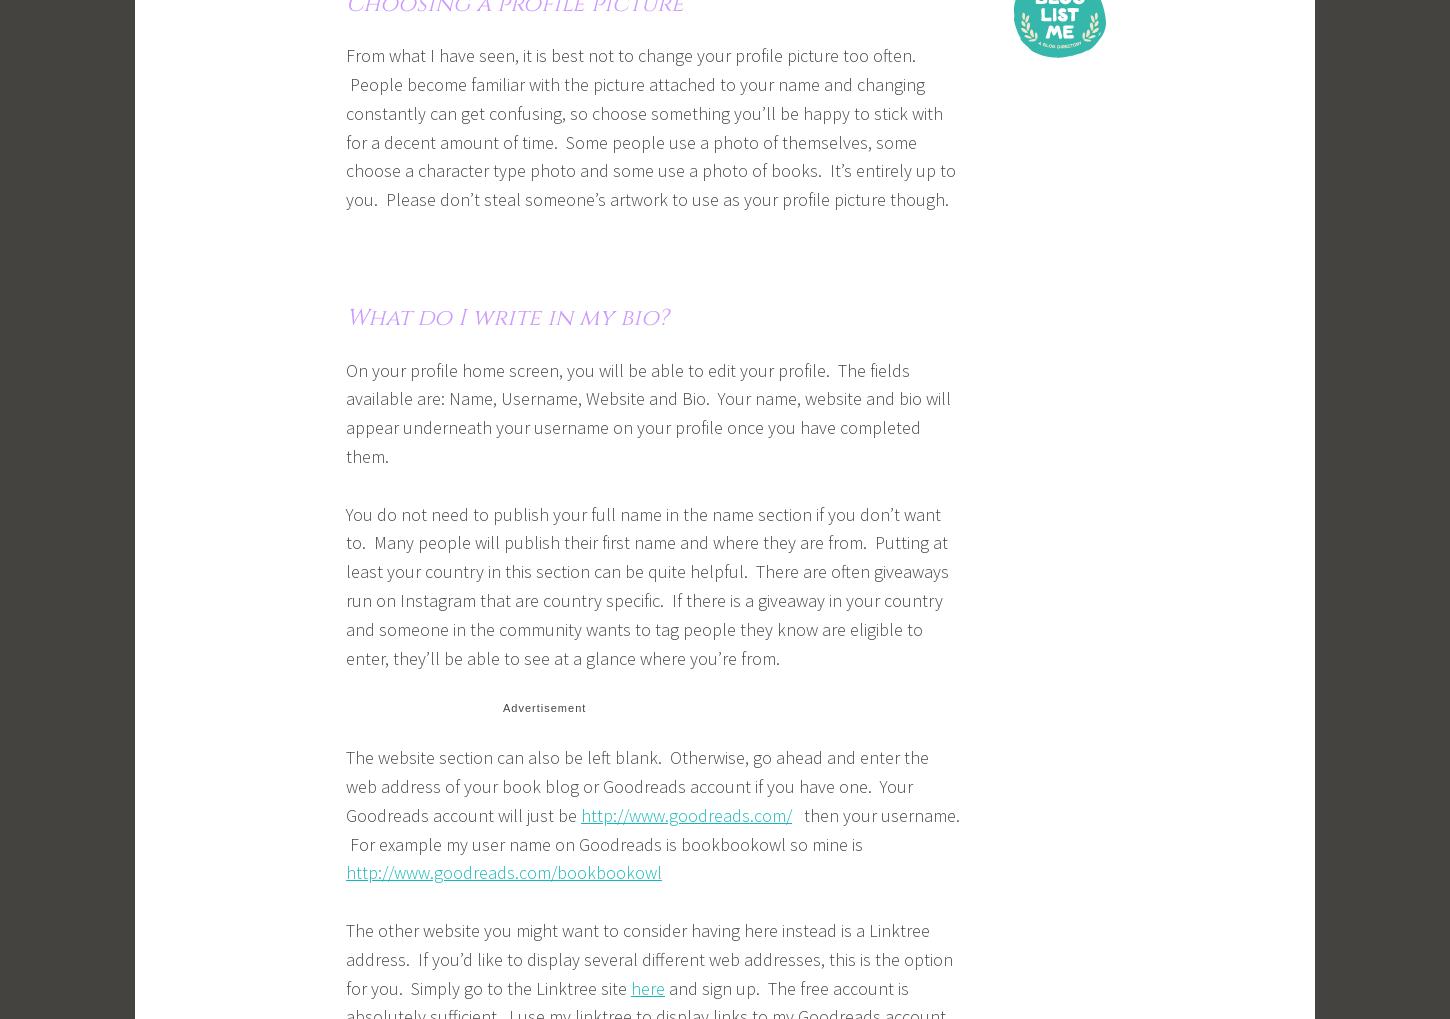  What do you see at coordinates (647, 411) in the screenshot?
I see `'On your profile home screen, you will be able to edit your profile.  The fields available are: Name, Username, Website and Bio.  Your name, website and bio will appear underneath your username on your profile once you have completed them.'` at bounding box center [647, 411].